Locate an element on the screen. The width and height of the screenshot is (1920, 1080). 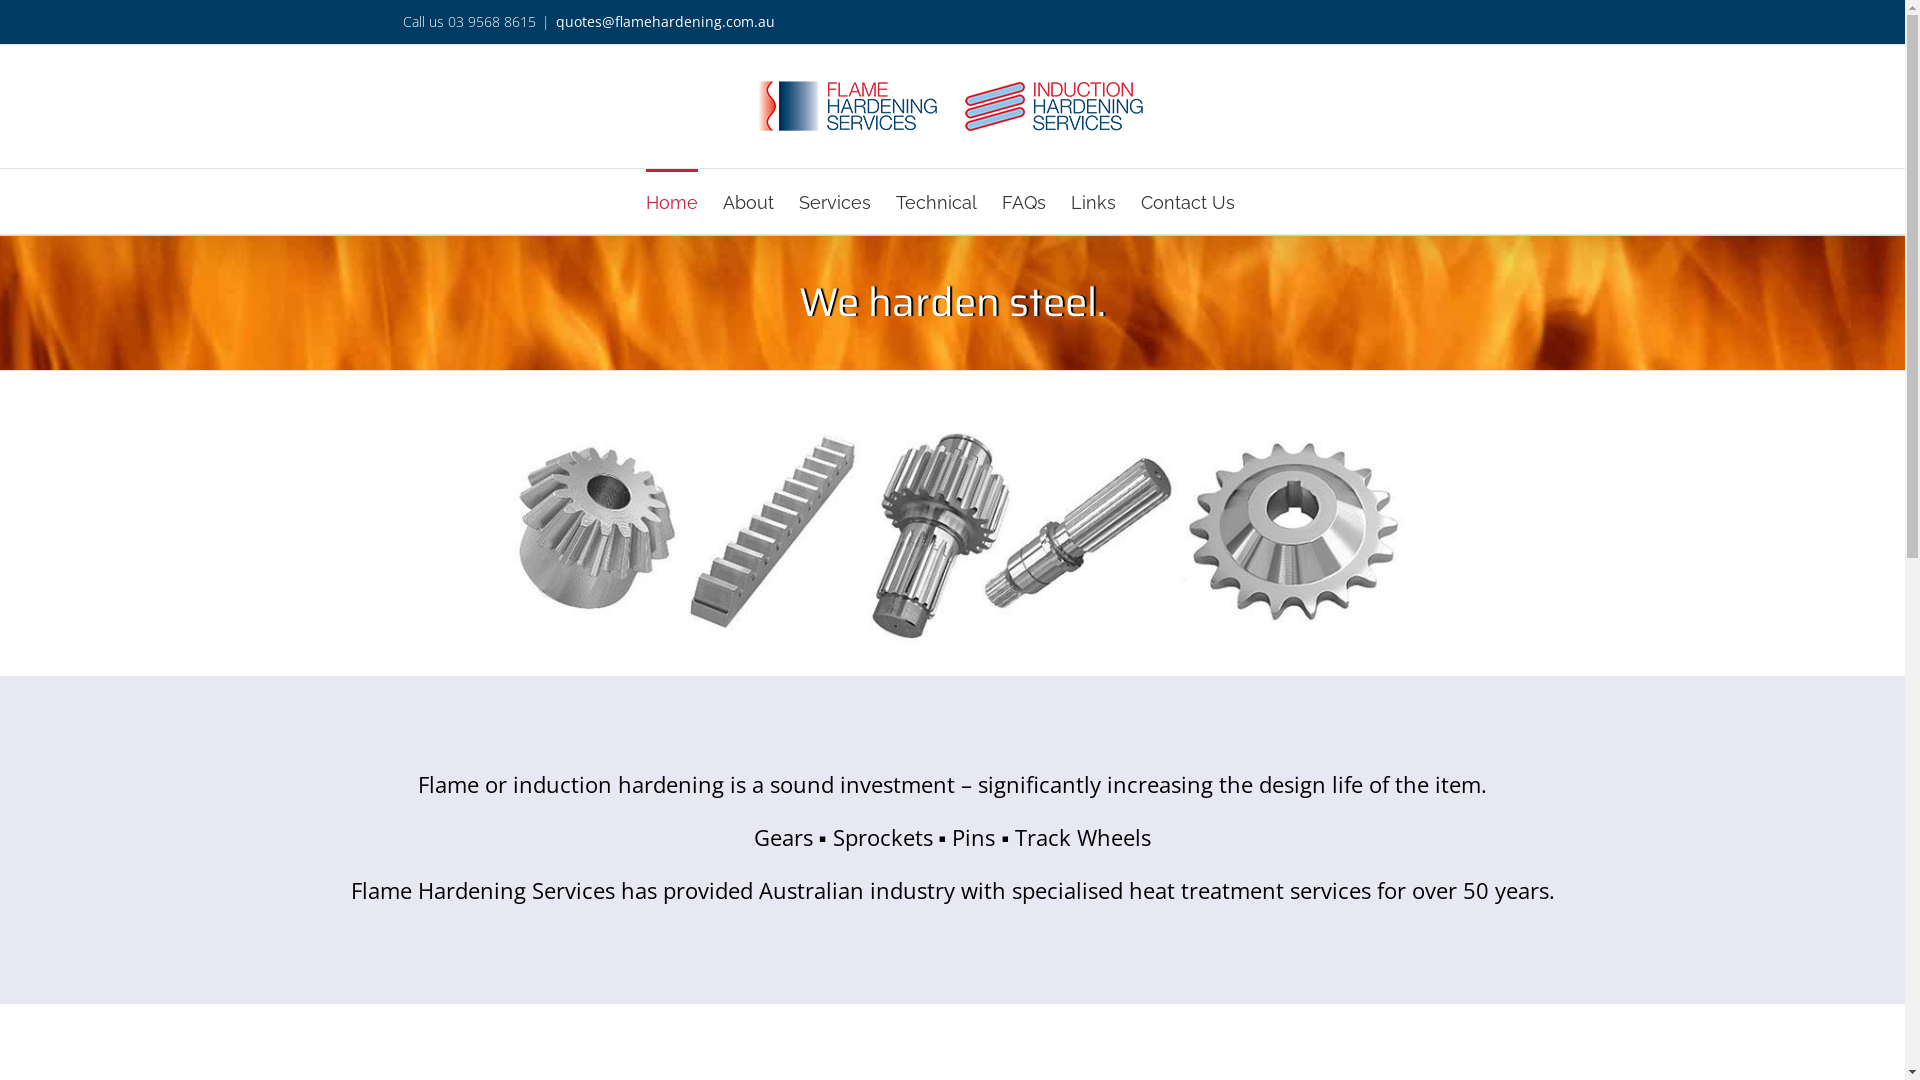
'quotes@flamehardening.com.au' is located at coordinates (665, 21).